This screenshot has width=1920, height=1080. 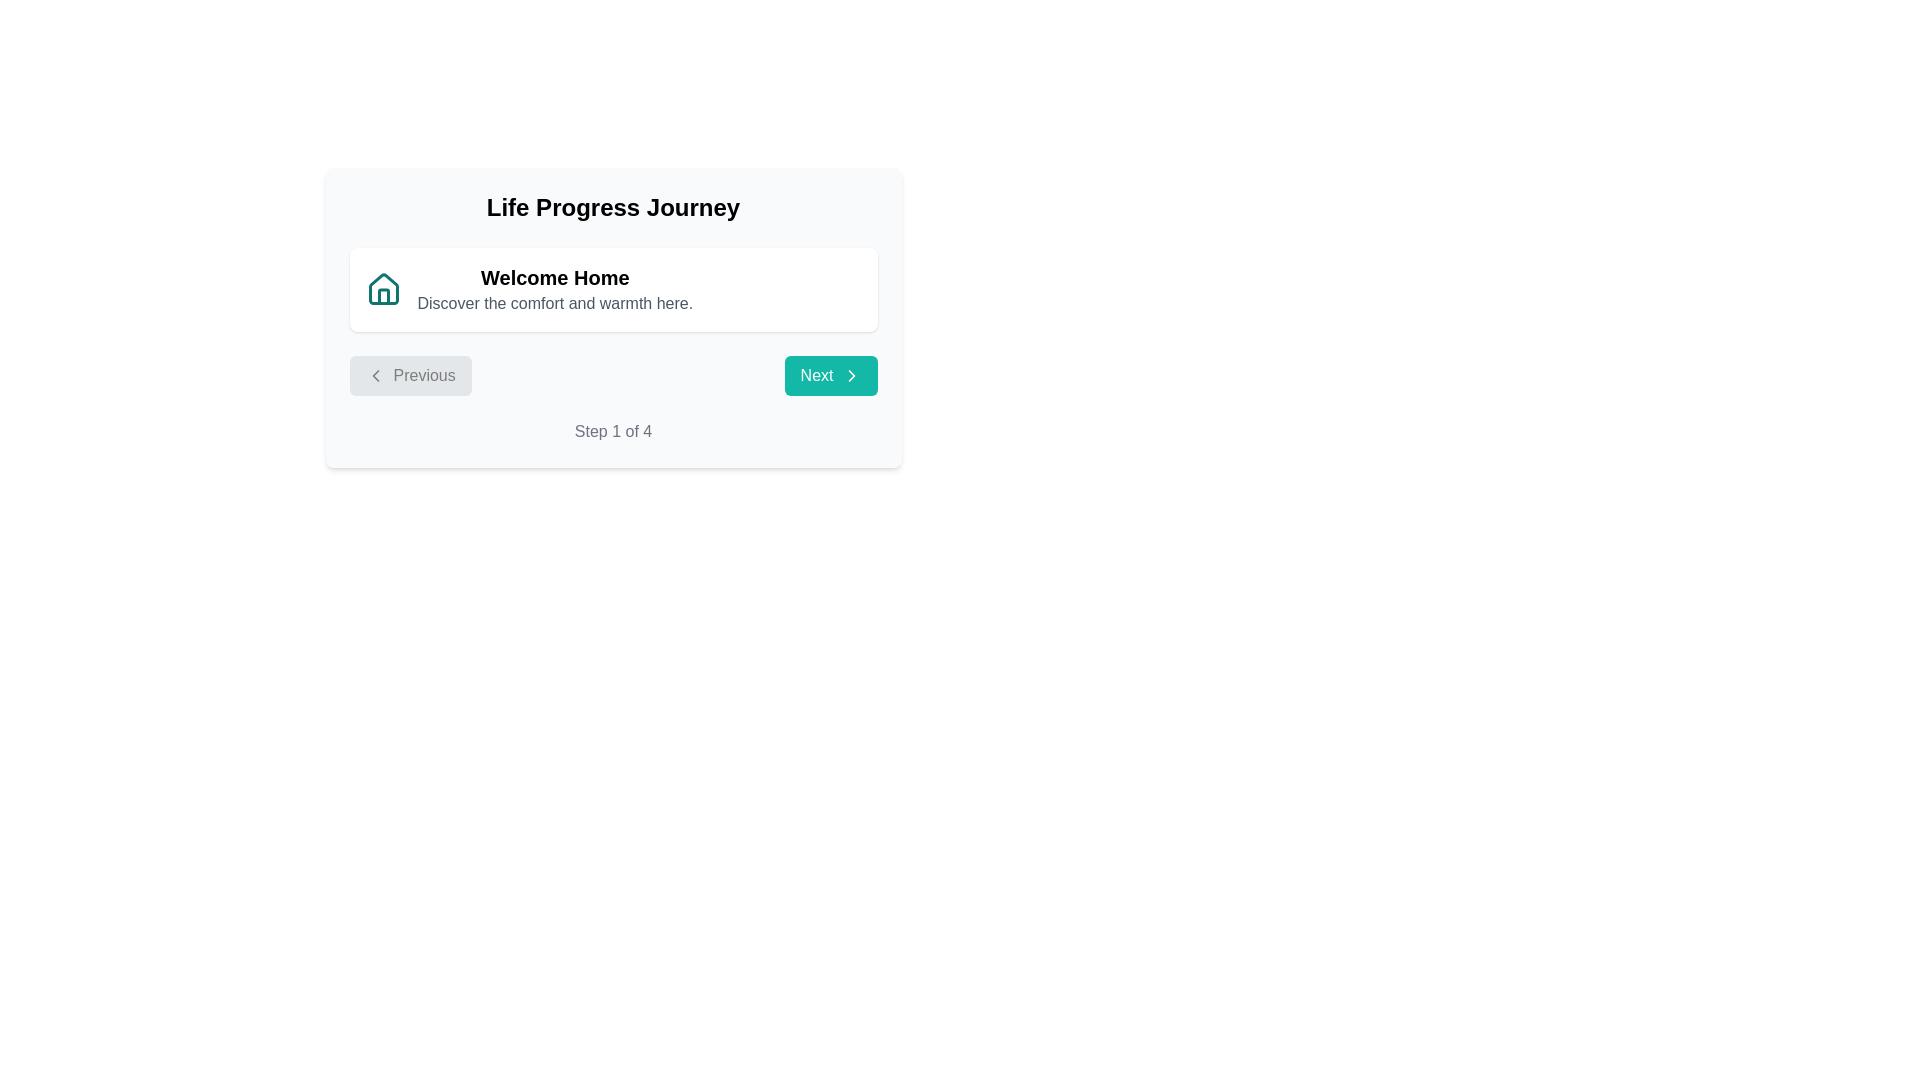 What do you see at coordinates (375, 375) in the screenshot?
I see `the decorative glyph within the 'Previous' button, which visually indicates backward navigation, located to the left of the word 'Previous' in the step navigation section` at bounding box center [375, 375].